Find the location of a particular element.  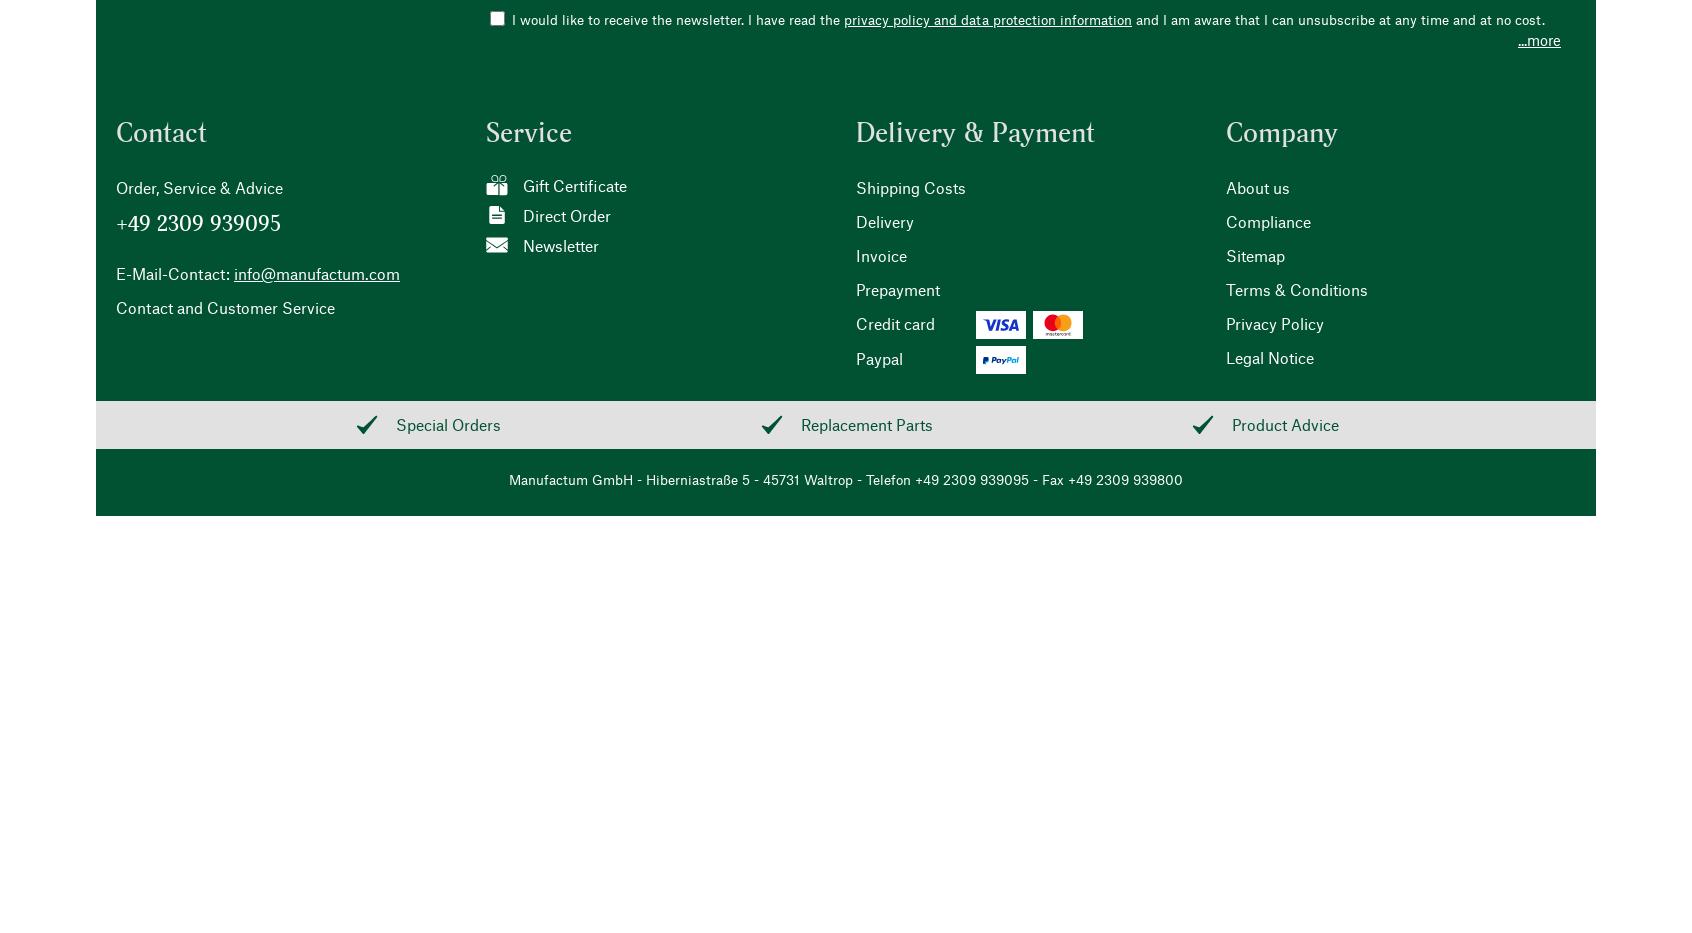

'E-Mail-Contact:' is located at coordinates (171, 272).